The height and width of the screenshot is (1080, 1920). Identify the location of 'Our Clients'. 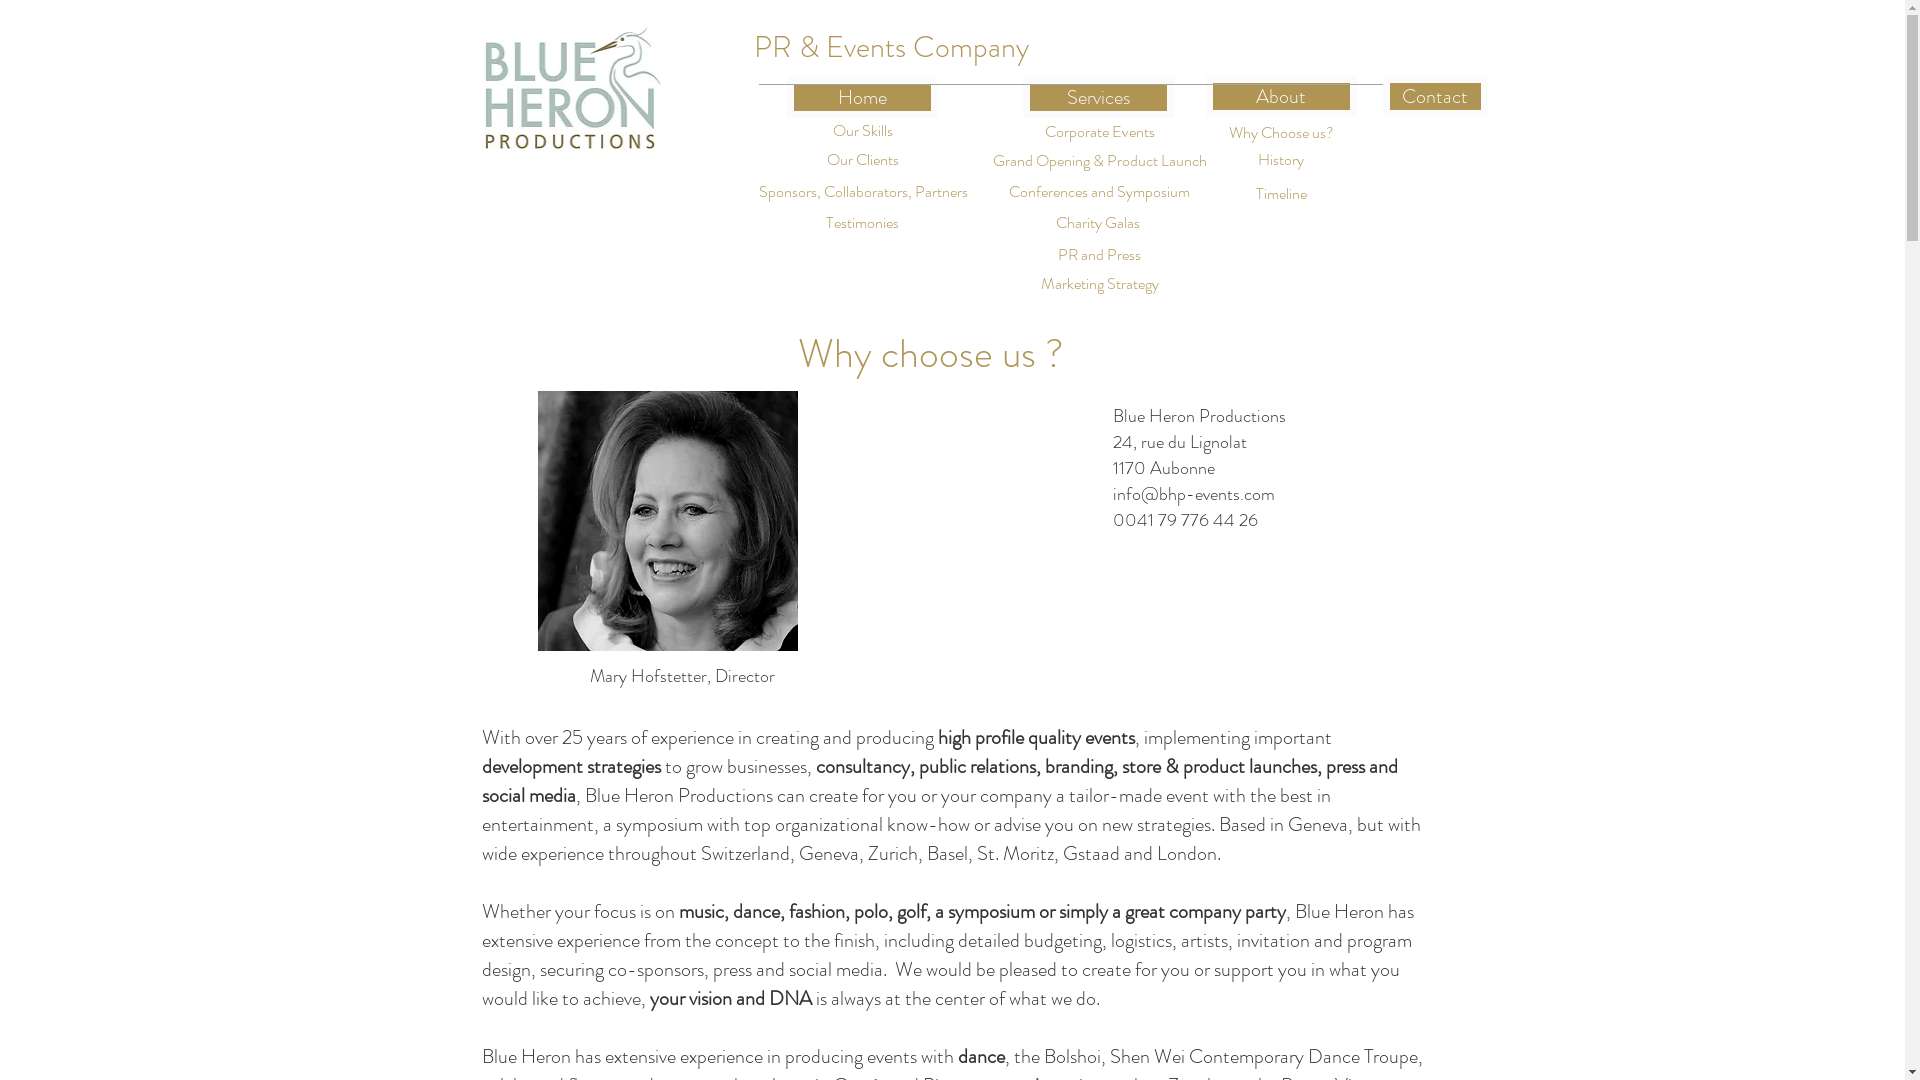
(862, 159).